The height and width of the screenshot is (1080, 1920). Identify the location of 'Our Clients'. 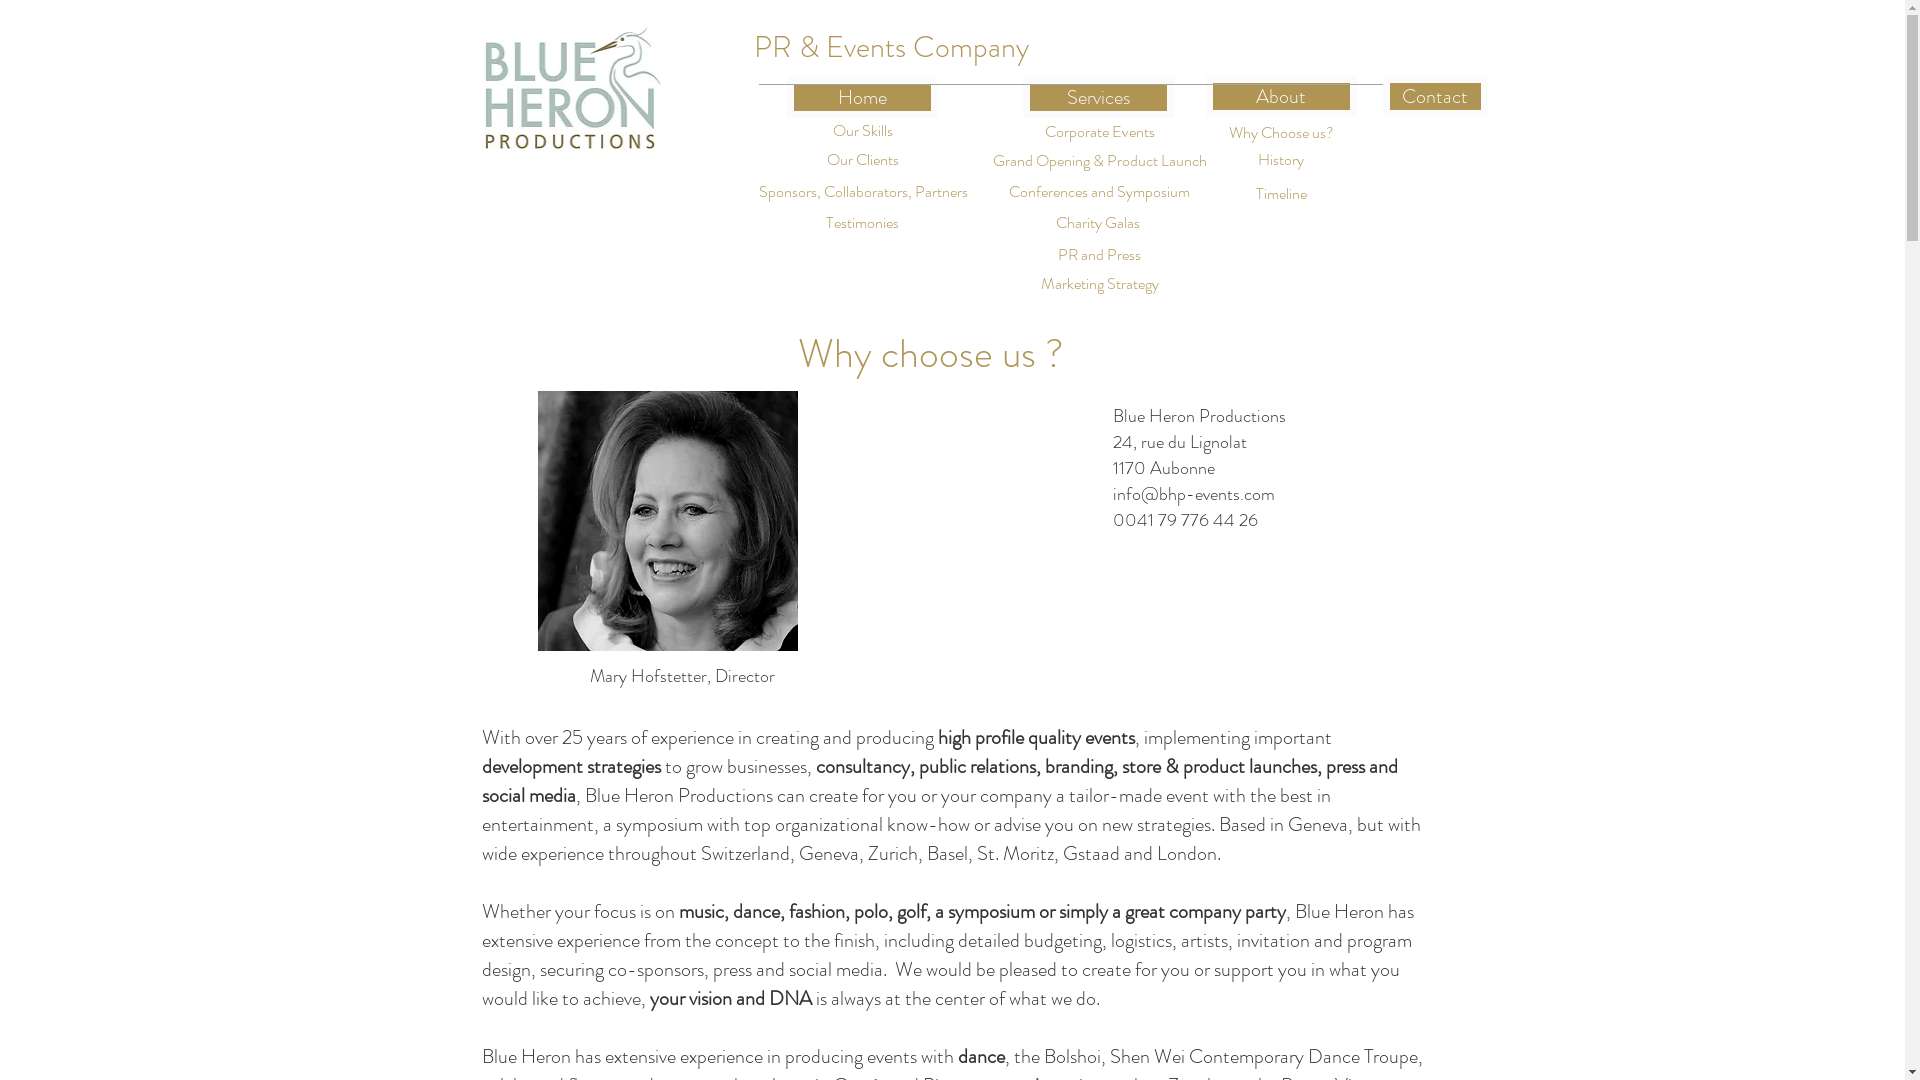
(862, 159).